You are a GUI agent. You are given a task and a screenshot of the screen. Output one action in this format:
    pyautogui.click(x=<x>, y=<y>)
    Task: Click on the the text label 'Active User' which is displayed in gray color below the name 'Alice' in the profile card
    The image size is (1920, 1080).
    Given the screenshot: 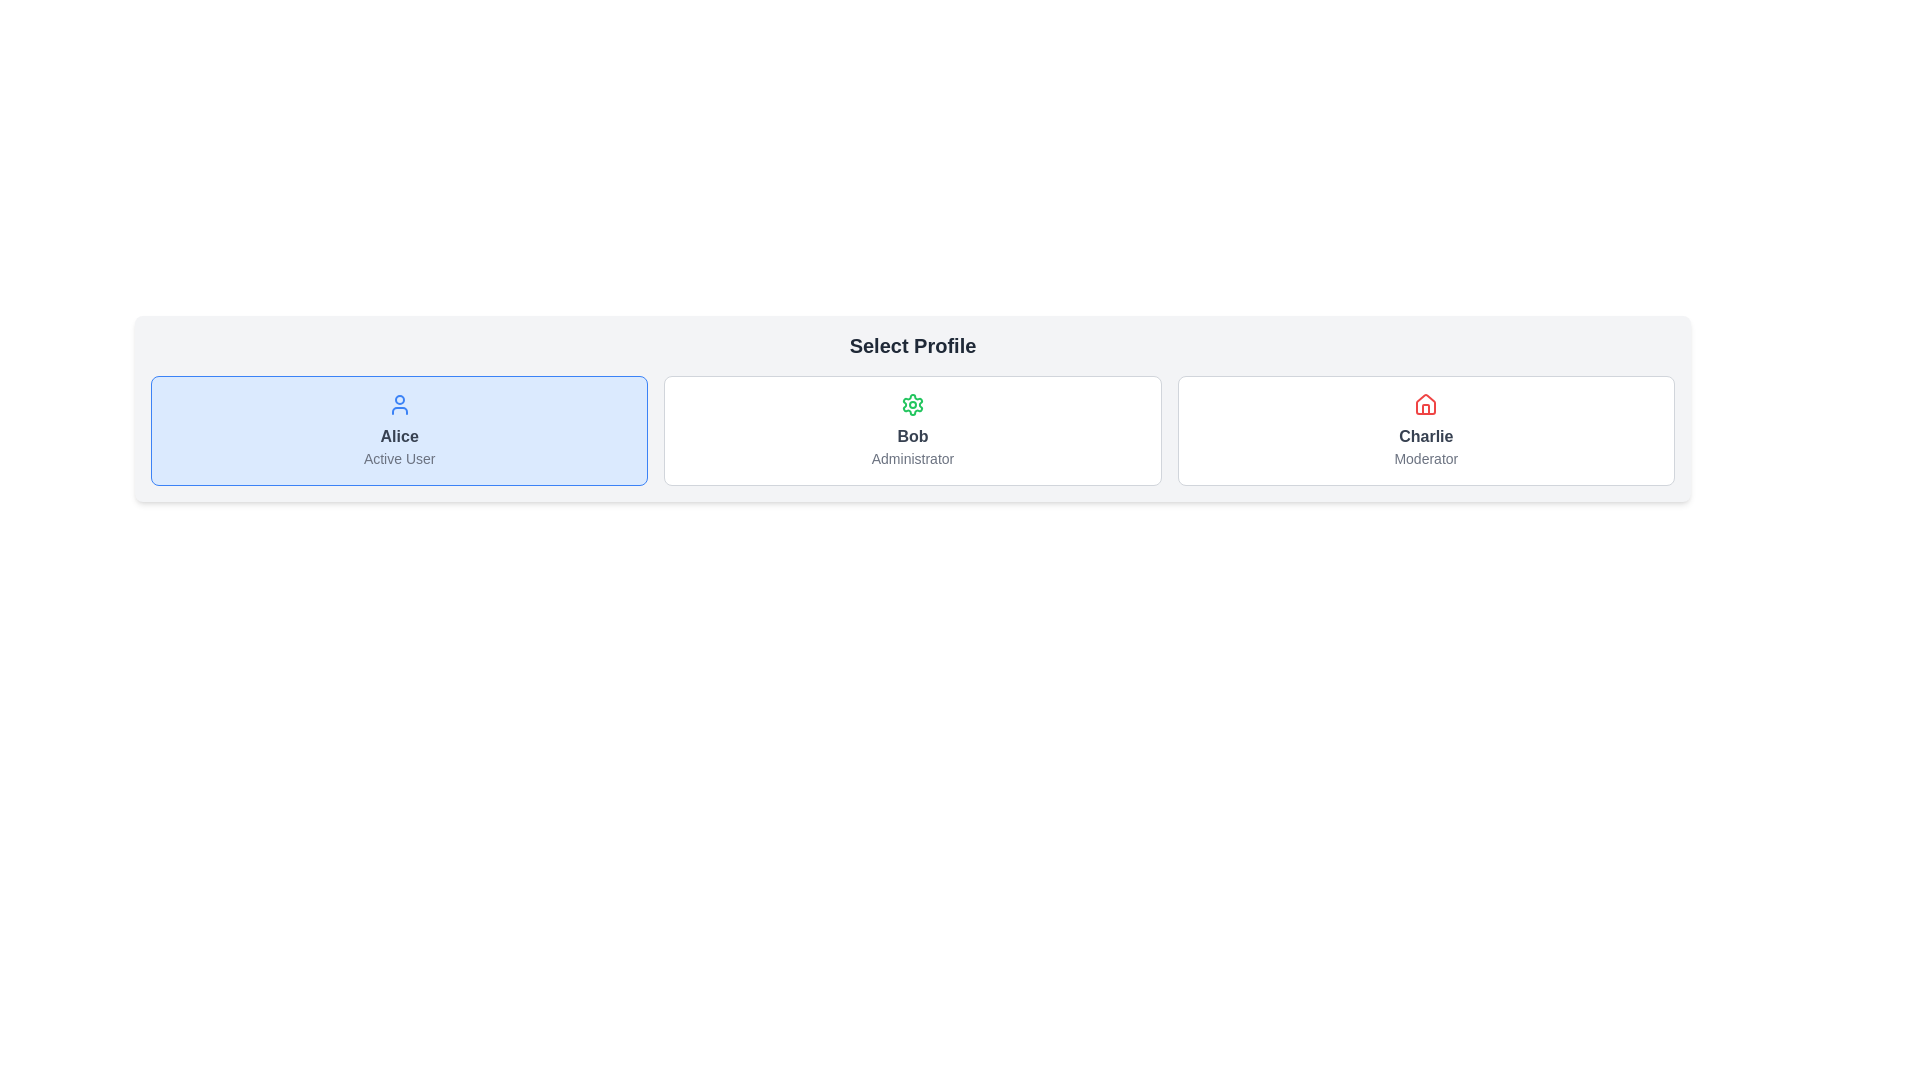 What is the action you would take?
    pyautogui.click(x=399, y=459)
    